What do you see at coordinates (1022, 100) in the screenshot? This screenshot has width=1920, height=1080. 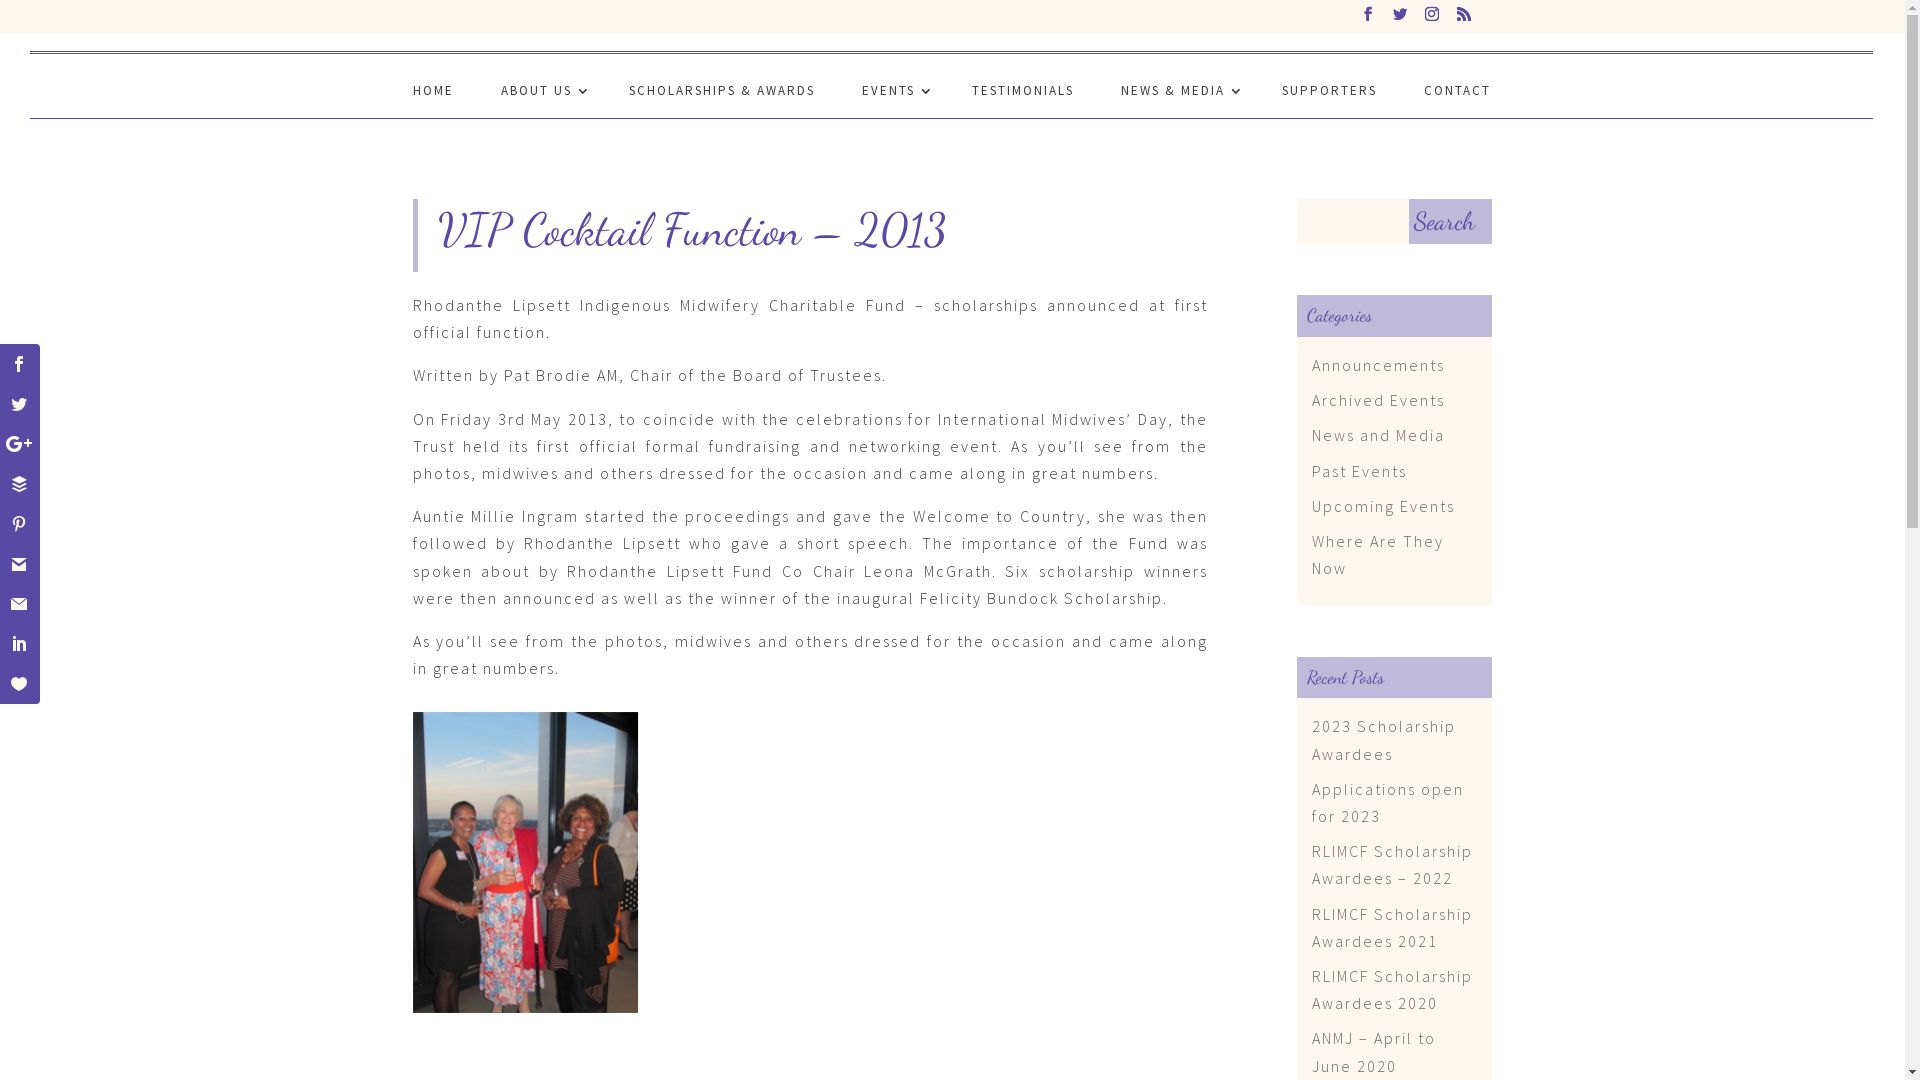 I see `'TESTIMONIALS'` at bounding box center [1022, 100].